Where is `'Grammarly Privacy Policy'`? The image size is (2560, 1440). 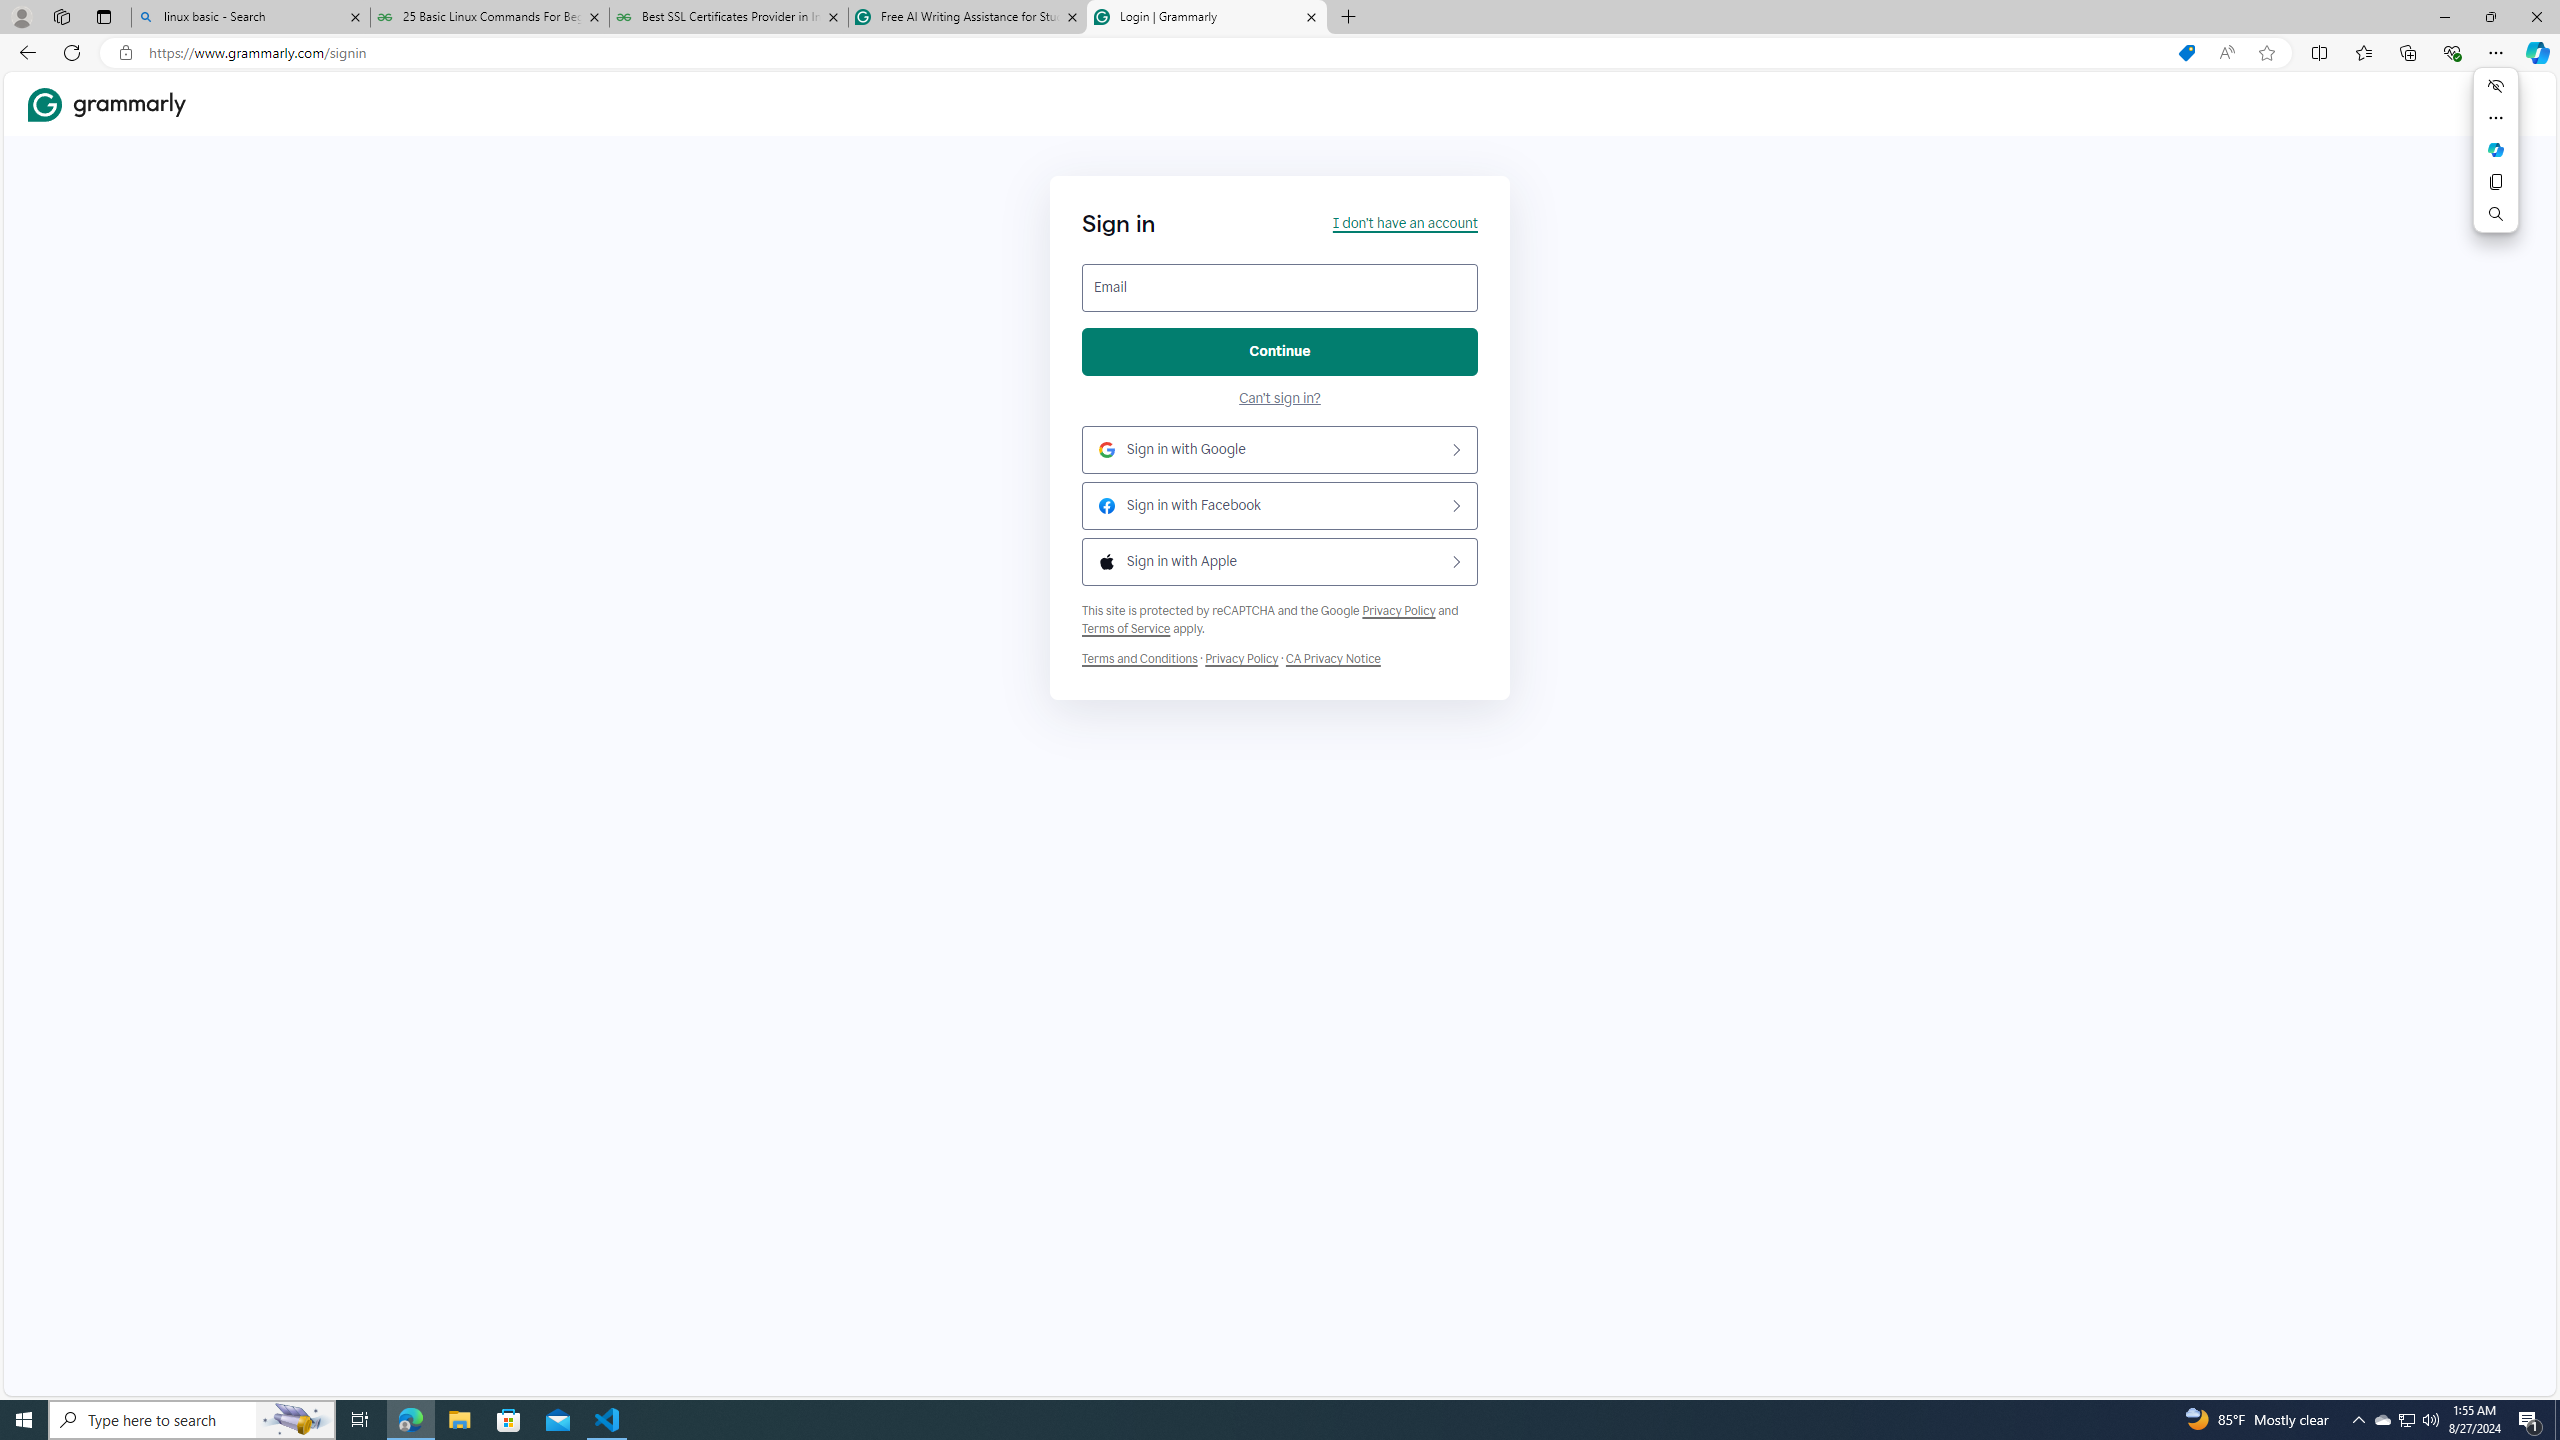 'Grammarly Privacy Policy' is located at coordinates (1332, 658).